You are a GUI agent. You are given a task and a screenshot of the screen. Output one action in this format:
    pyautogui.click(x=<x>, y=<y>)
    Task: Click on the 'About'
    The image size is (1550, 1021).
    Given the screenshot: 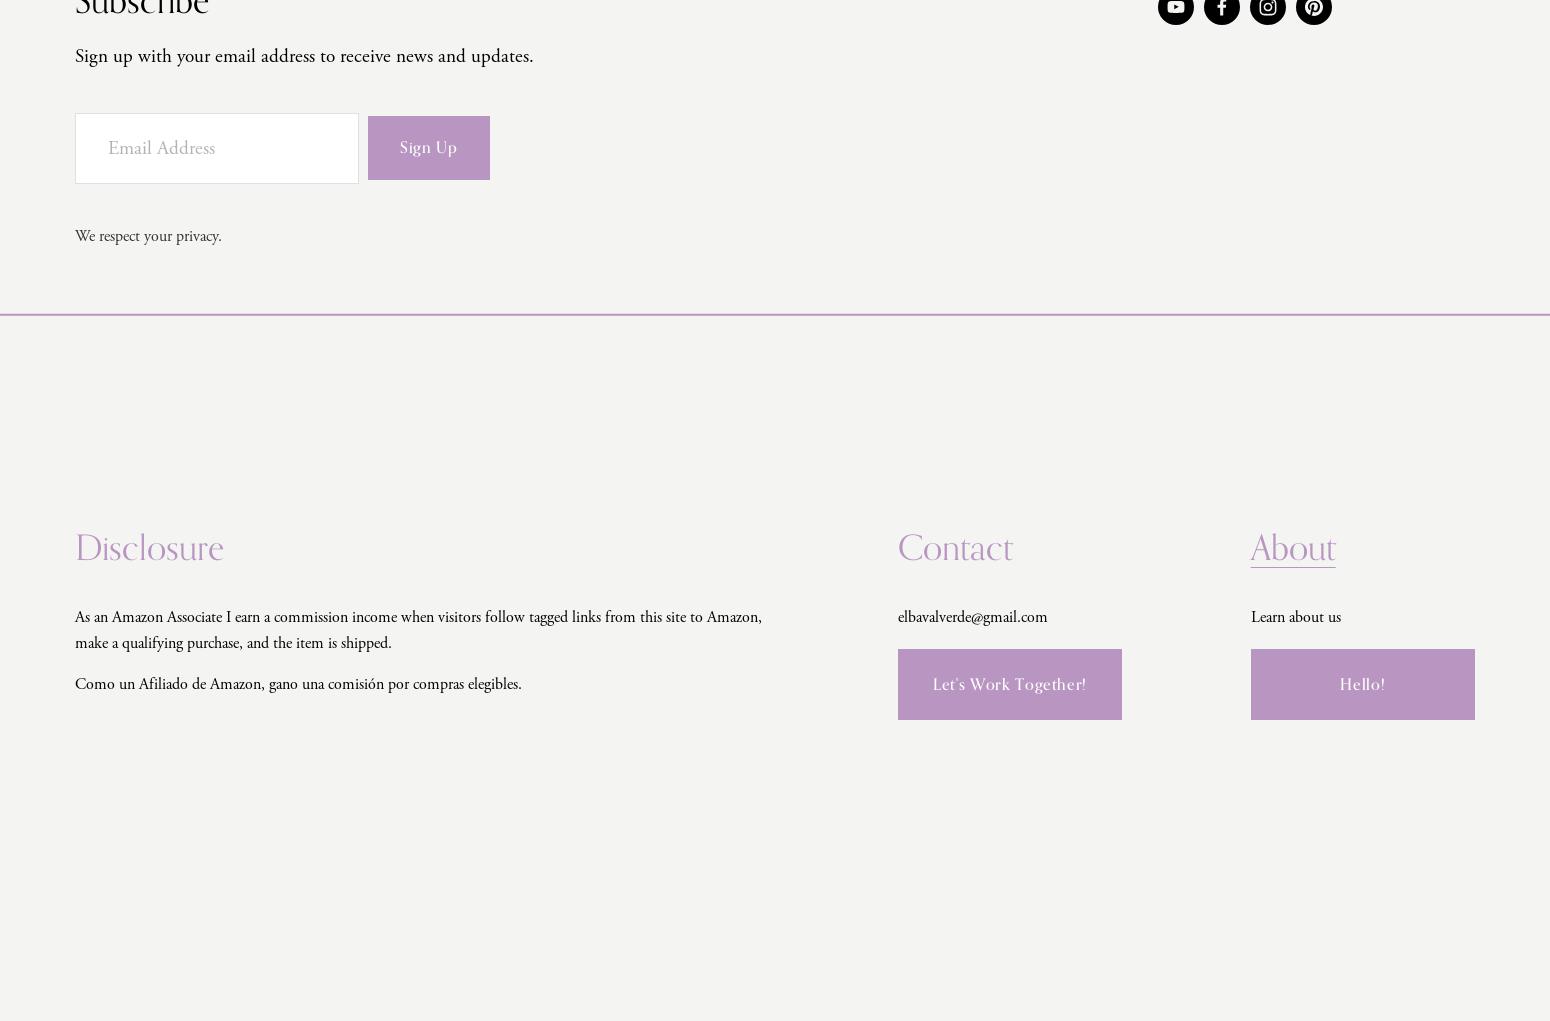 What is the action you would take?
    pyautogui.click(x=1291, y=548)
    